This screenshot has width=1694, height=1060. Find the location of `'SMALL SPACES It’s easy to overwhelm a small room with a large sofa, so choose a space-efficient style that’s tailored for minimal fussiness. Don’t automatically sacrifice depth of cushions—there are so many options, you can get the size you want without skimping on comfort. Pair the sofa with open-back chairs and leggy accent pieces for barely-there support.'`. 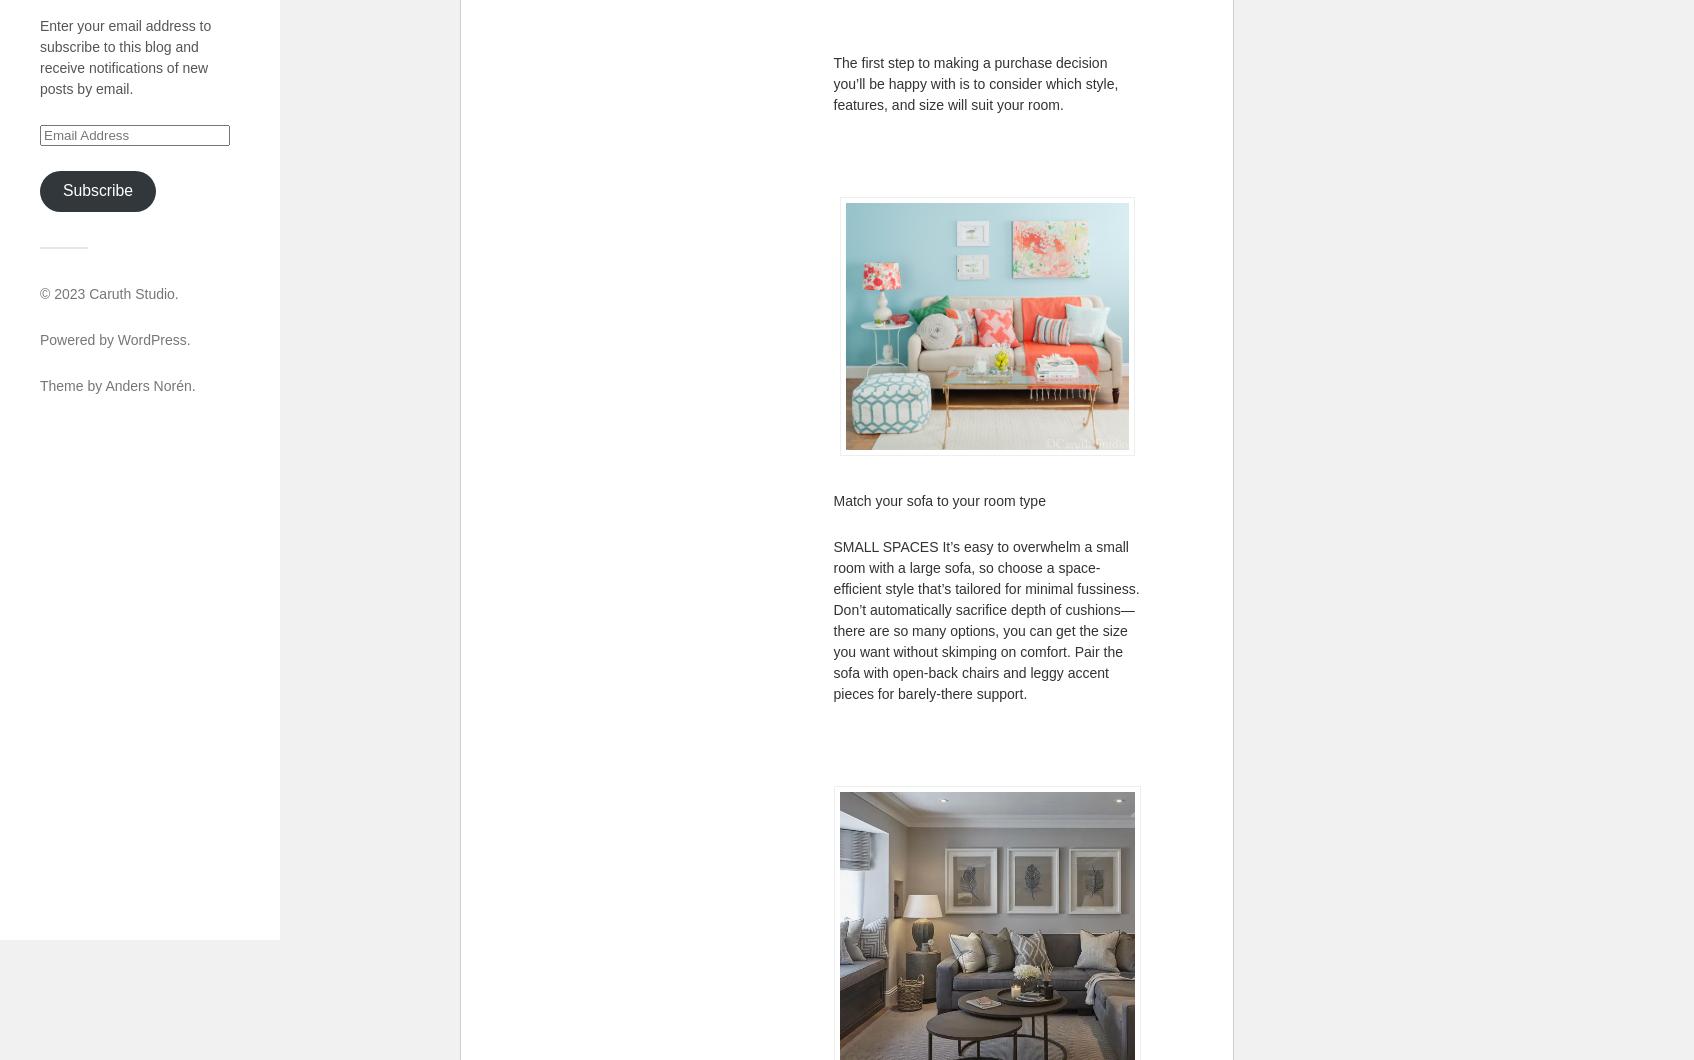

'SMALL SPACES It’s easy to overwhelm a small room with a large sofa, so choose a space-efficient style that’s tailored for minimal fussiness. Don’t automatically sacrifice depth of cushions—there are so many options, you can get the size you want without skimping on comfort. Pair the sofa with open-back chairs and leggy accent pieces for barely-there support.' is located at coordinates (985, 620).